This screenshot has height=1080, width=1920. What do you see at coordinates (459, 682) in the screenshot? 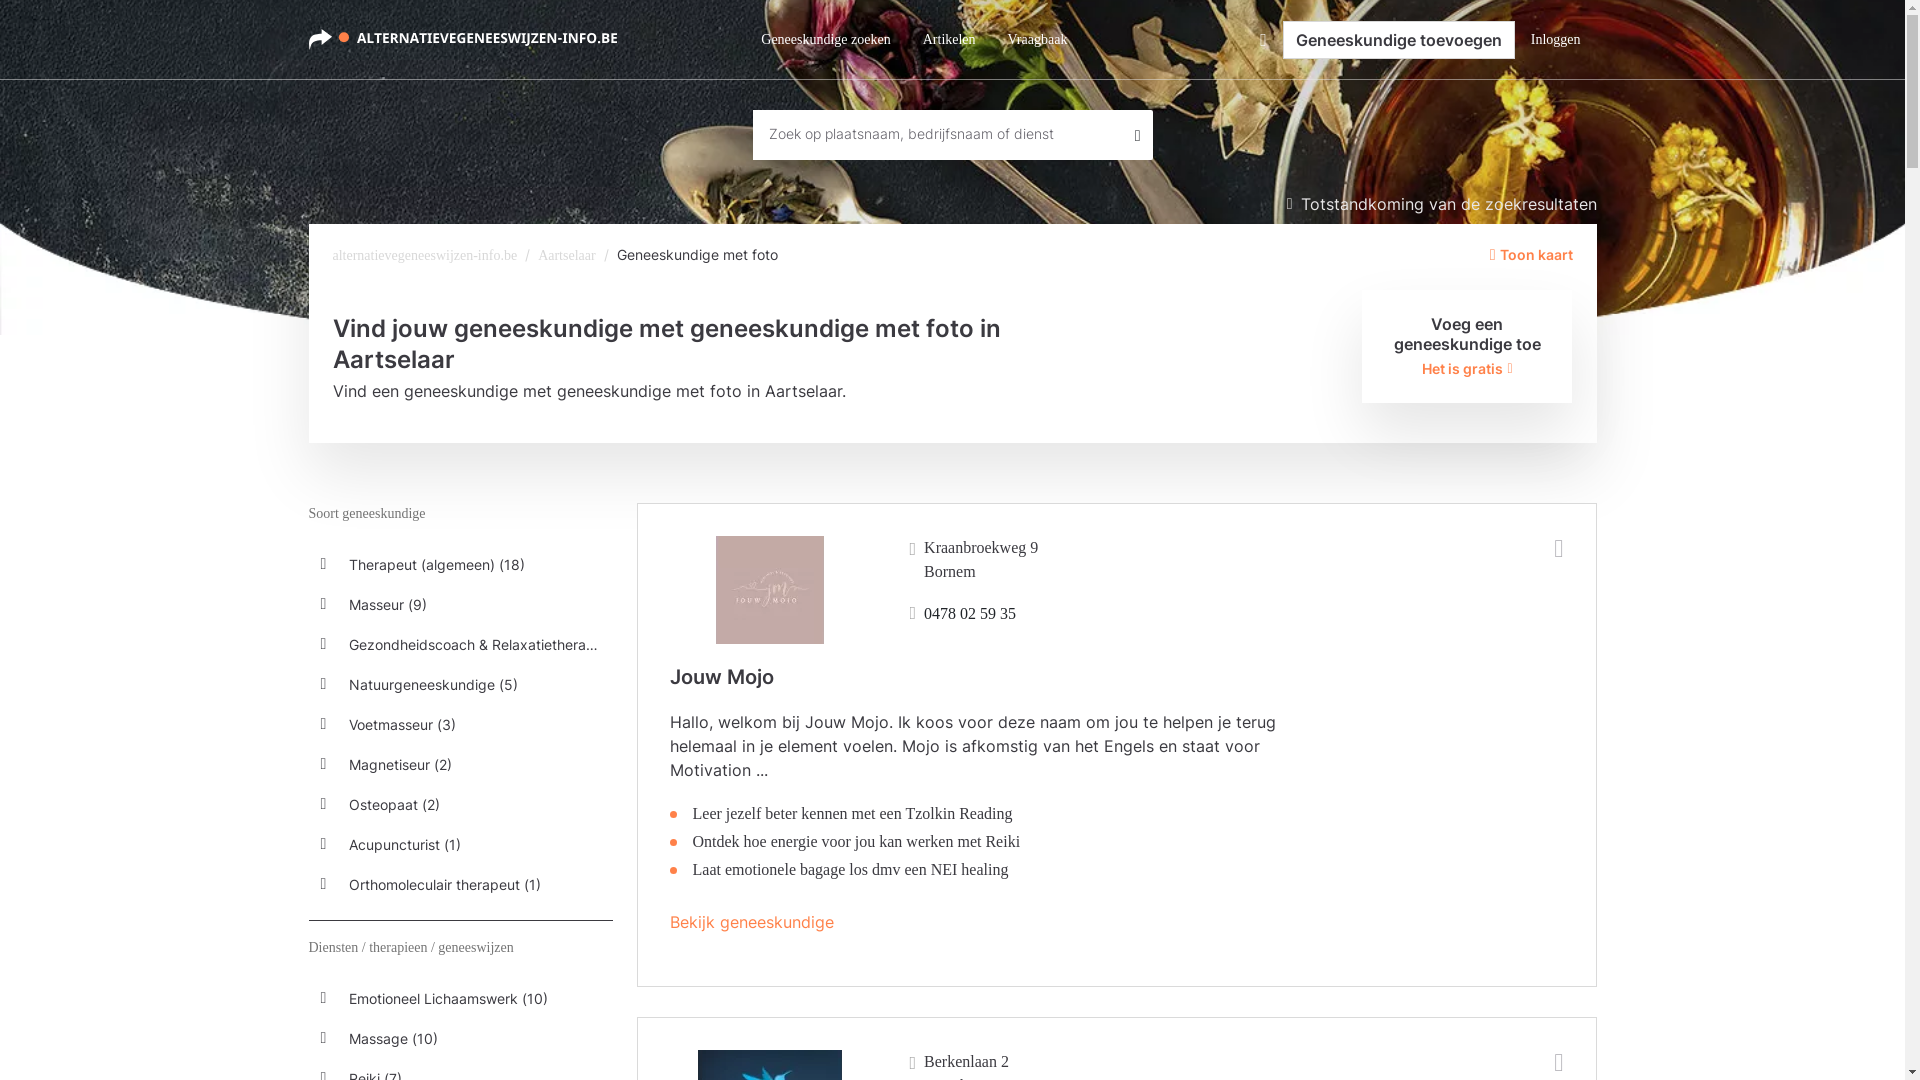
I see `'Natuurgeneeskundige (5)'` at bounding box center [459, 682].